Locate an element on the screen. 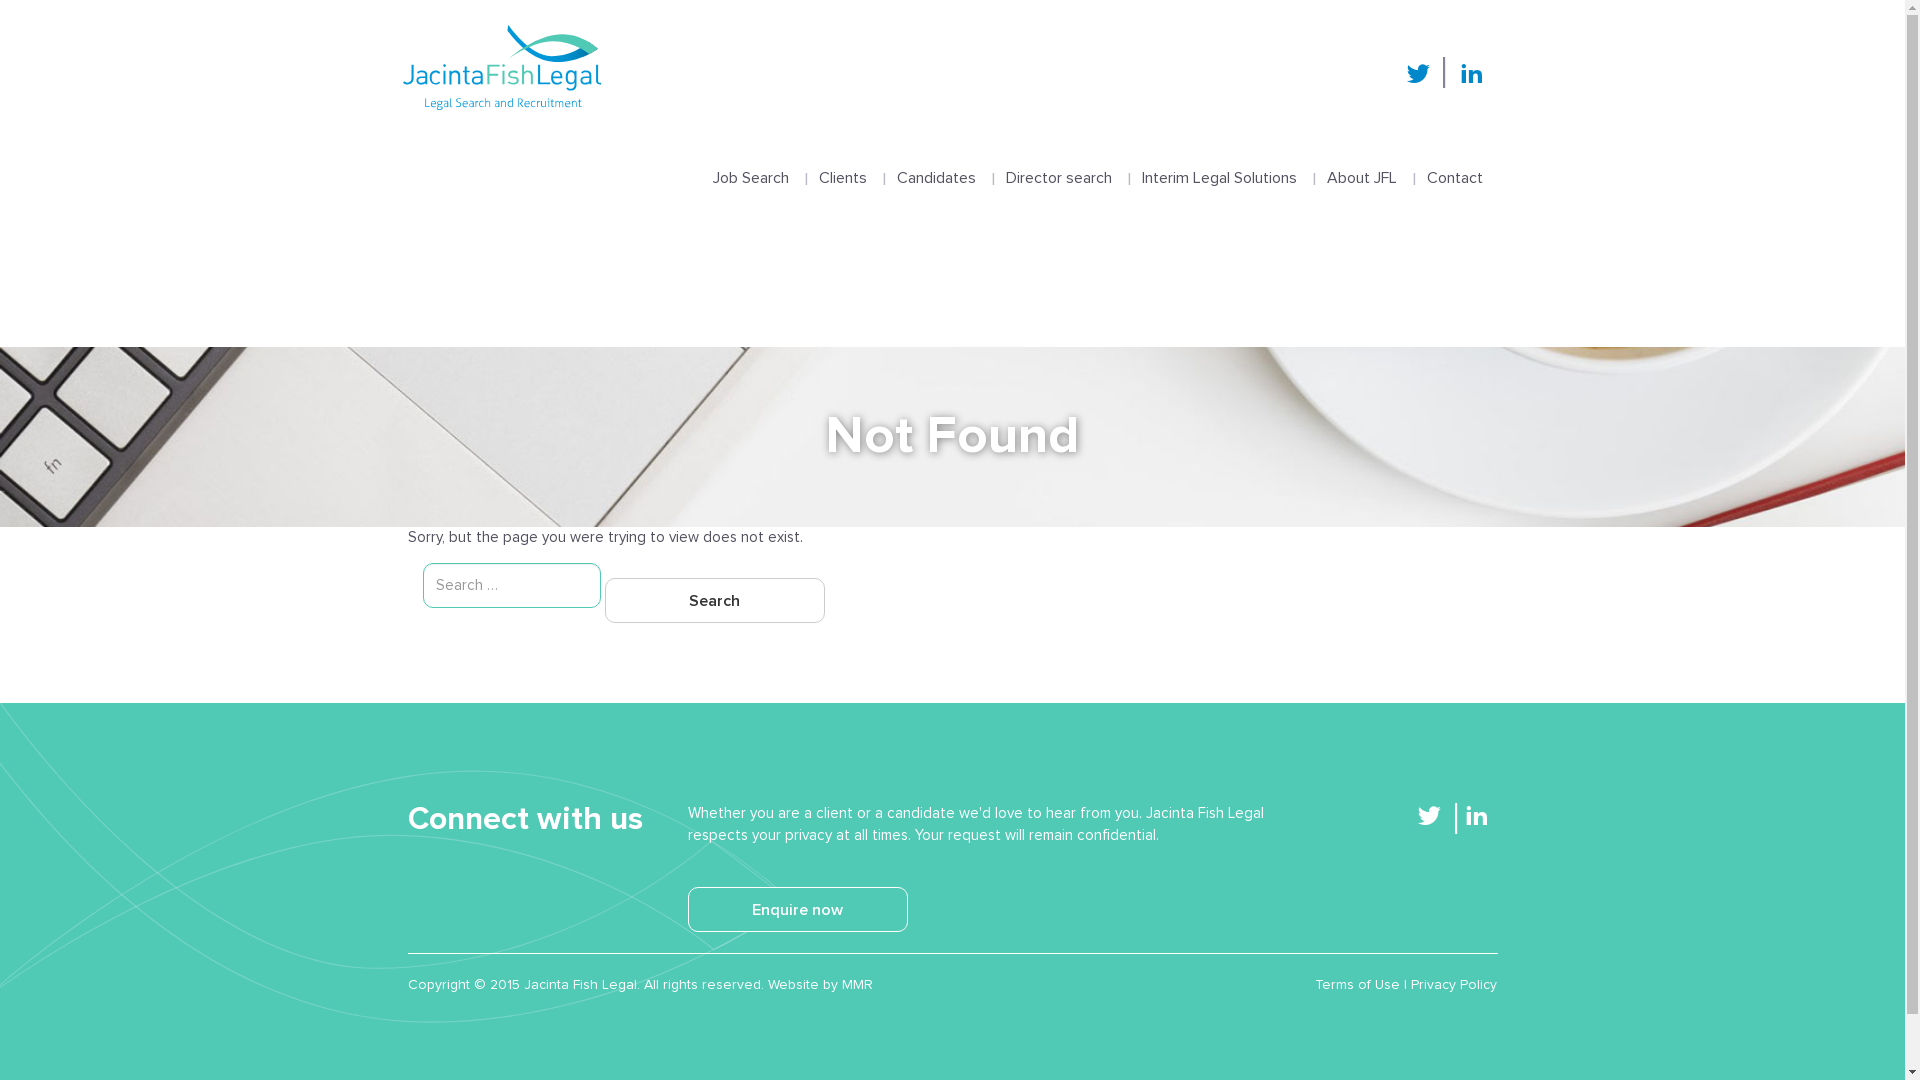  'Terms of Use' is located at coordinates (1357, 983).